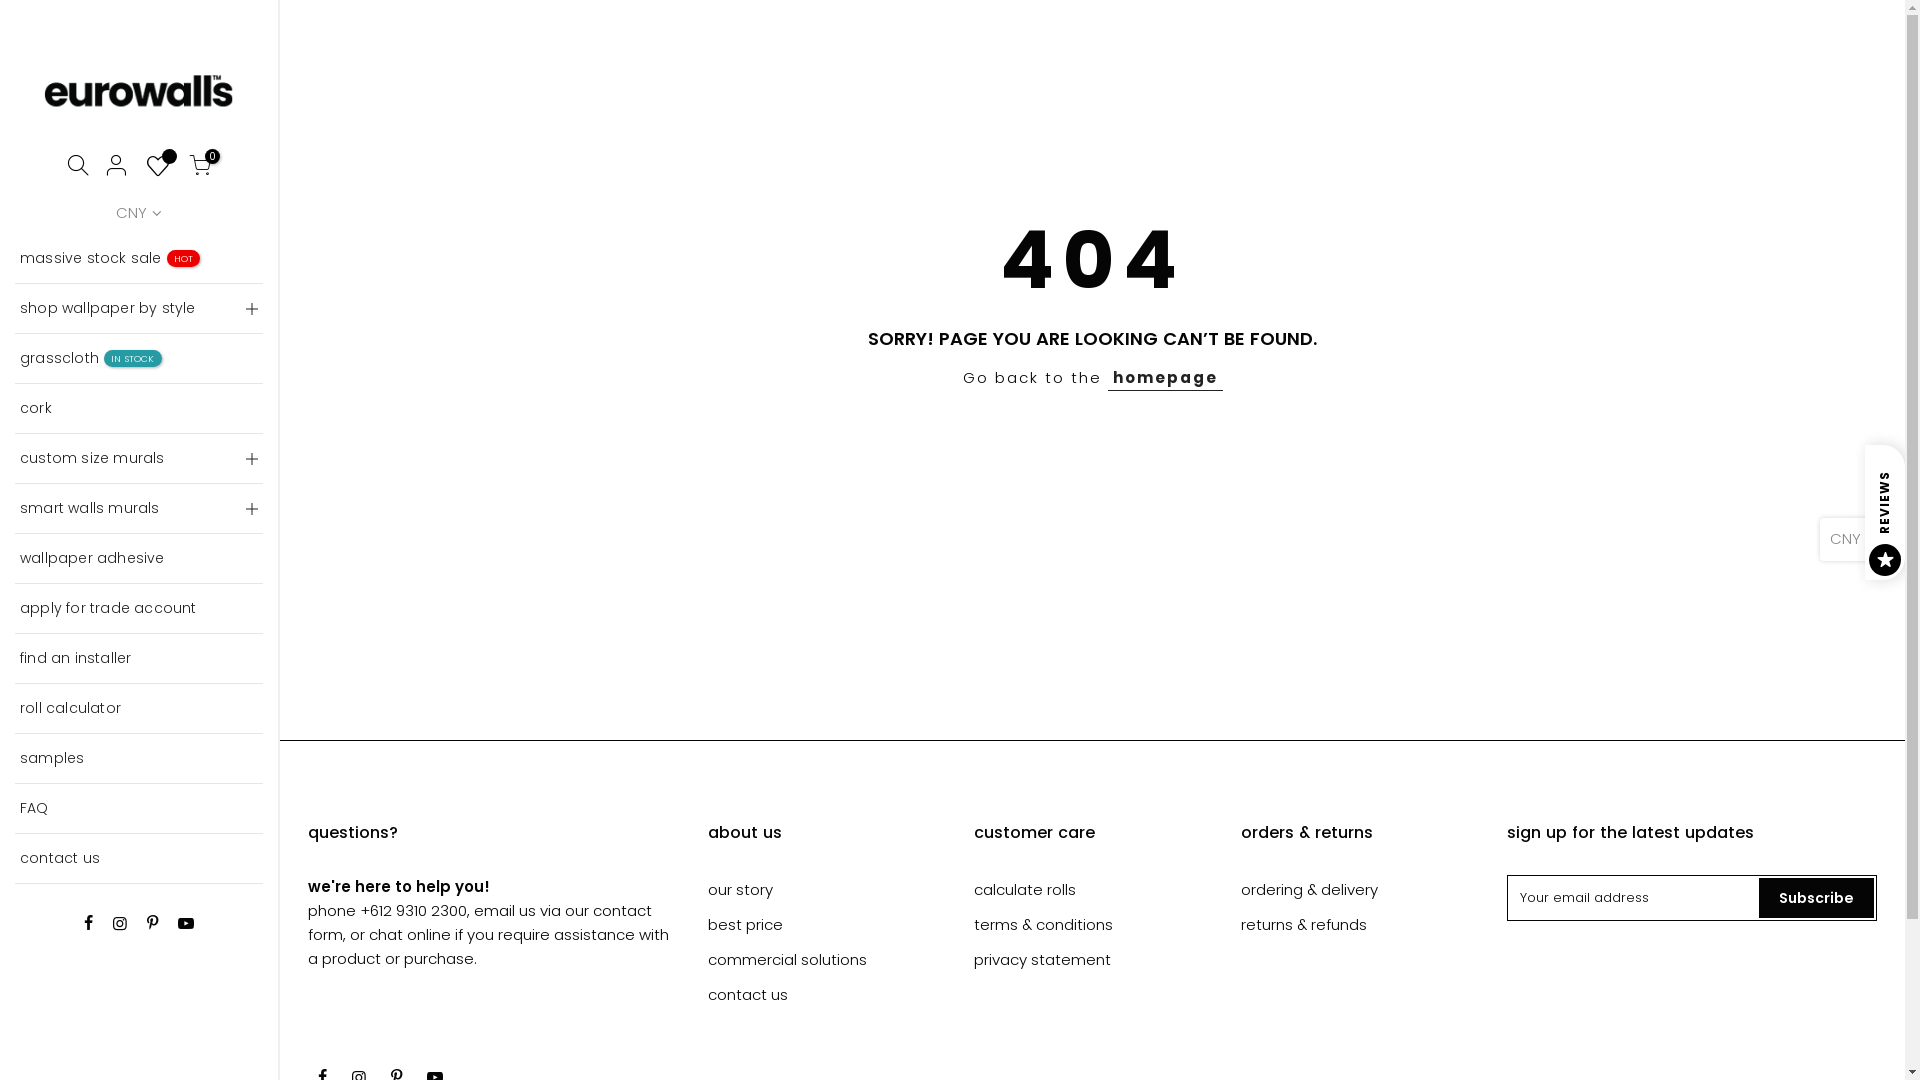 This screenshot has width=1920, height=1080. What do you see at coordinates (138, 708) in the screenshot?
I see `'roll calculator'` at bounding box center [138, 708].